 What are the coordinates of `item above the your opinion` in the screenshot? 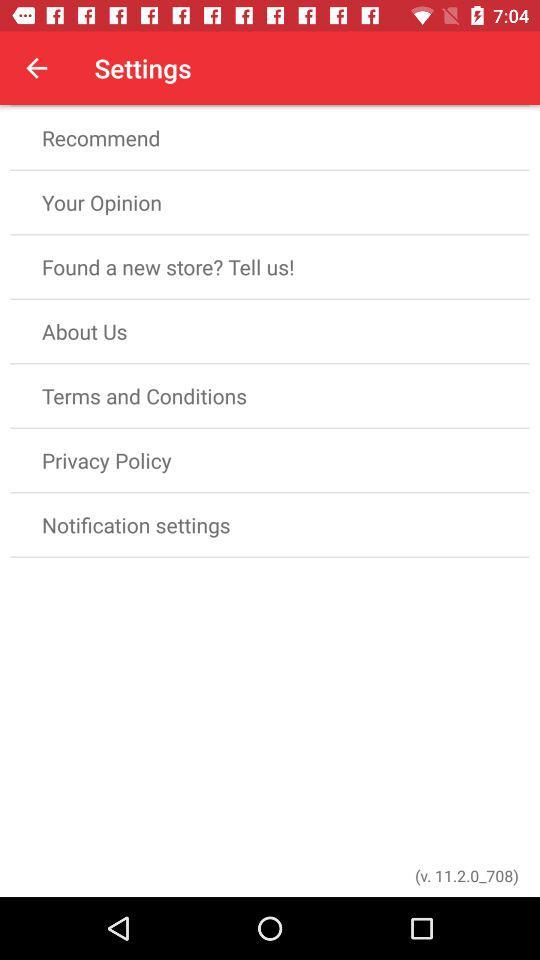 It's located at (270, 137).